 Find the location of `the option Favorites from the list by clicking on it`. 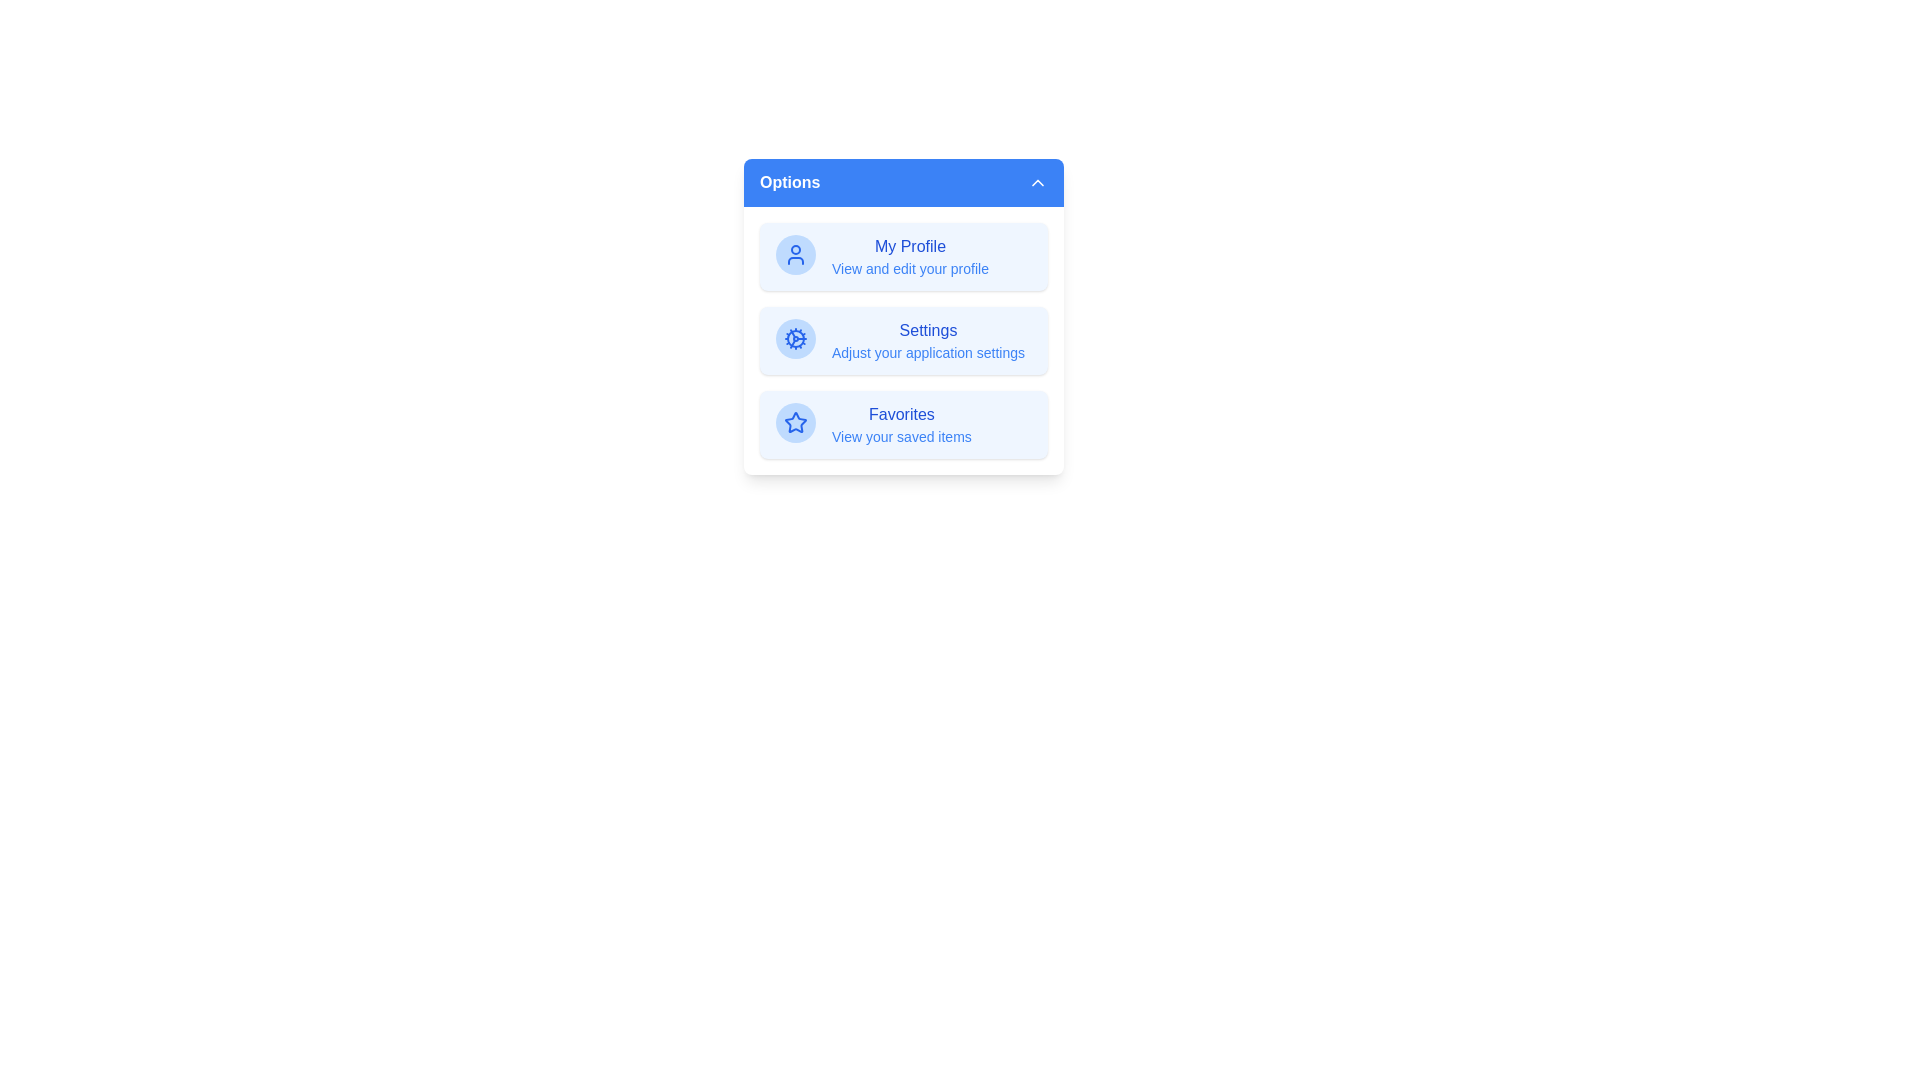

the option Favorites from the list by clicking on it is located at coordinates (902, 423).